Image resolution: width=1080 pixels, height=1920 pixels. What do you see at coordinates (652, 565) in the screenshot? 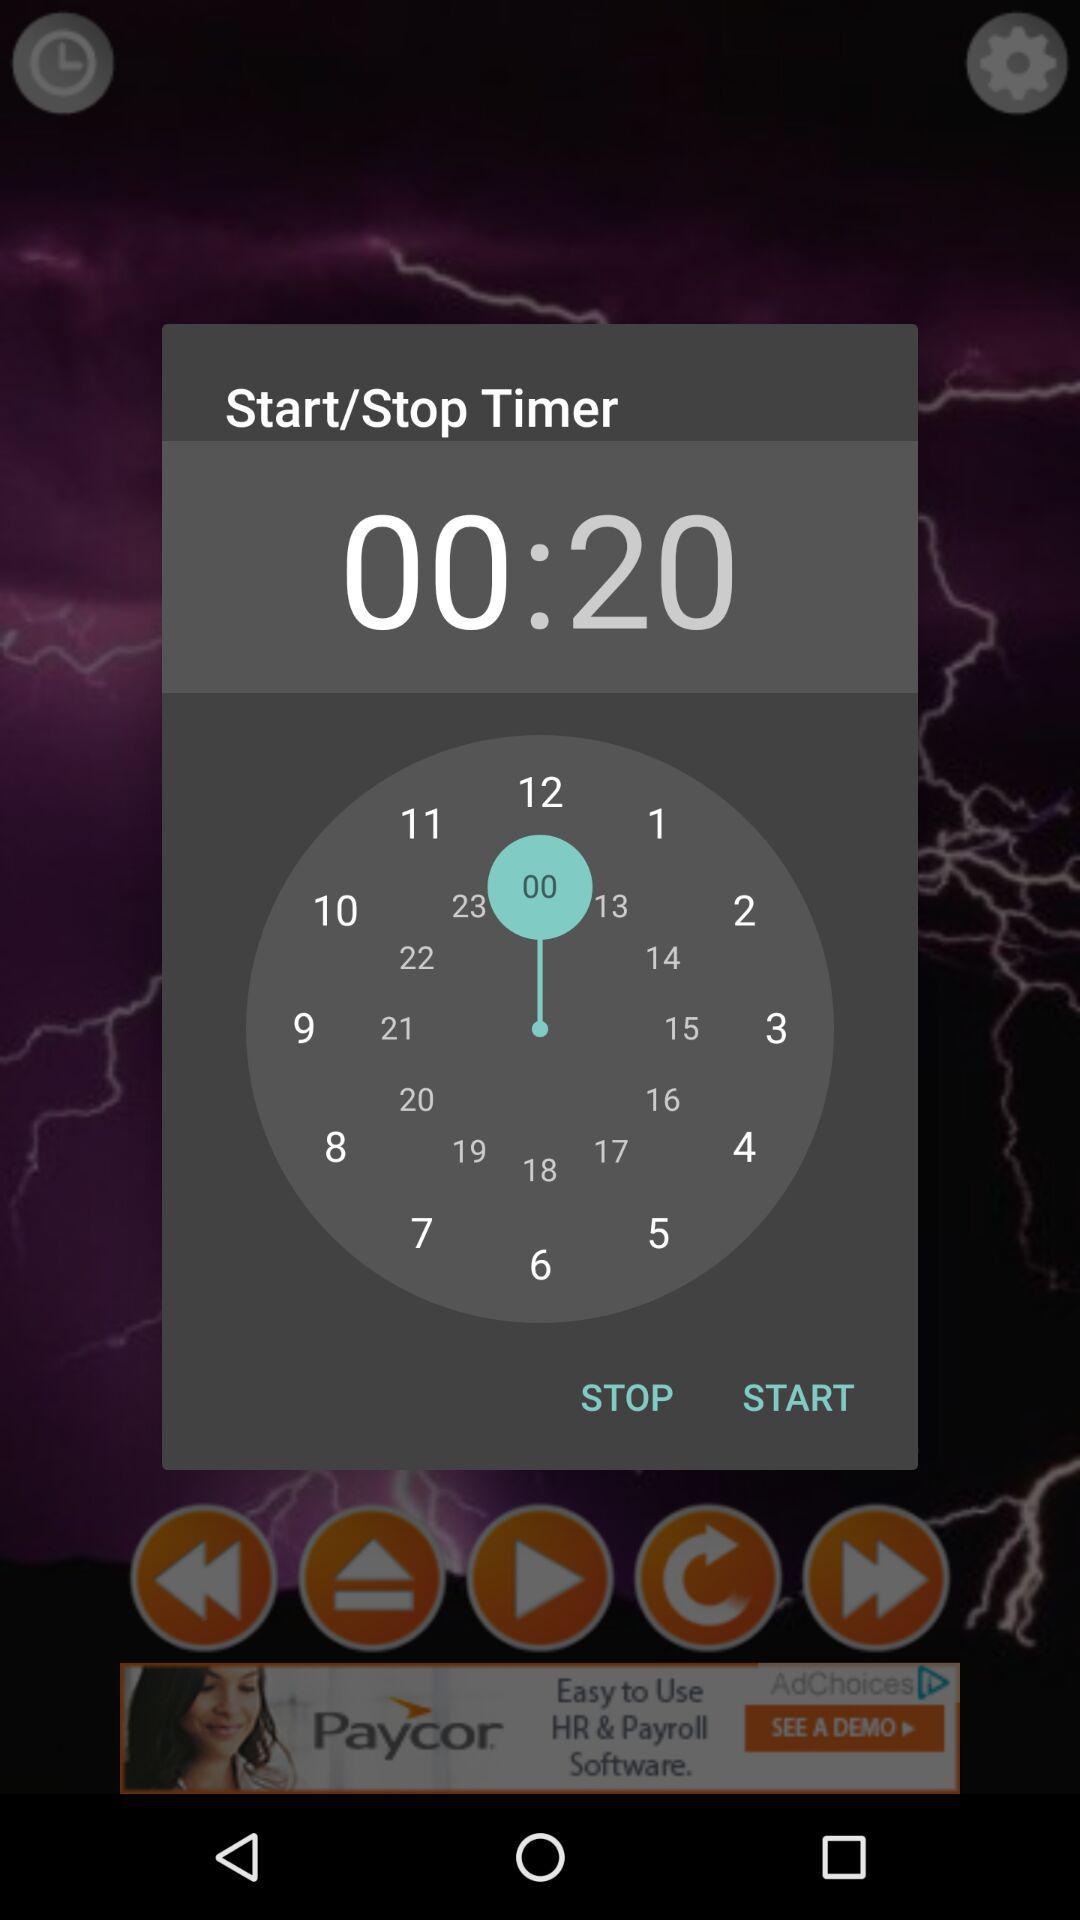
I see `icon next to the : icon` at bounding box center [652, 565].